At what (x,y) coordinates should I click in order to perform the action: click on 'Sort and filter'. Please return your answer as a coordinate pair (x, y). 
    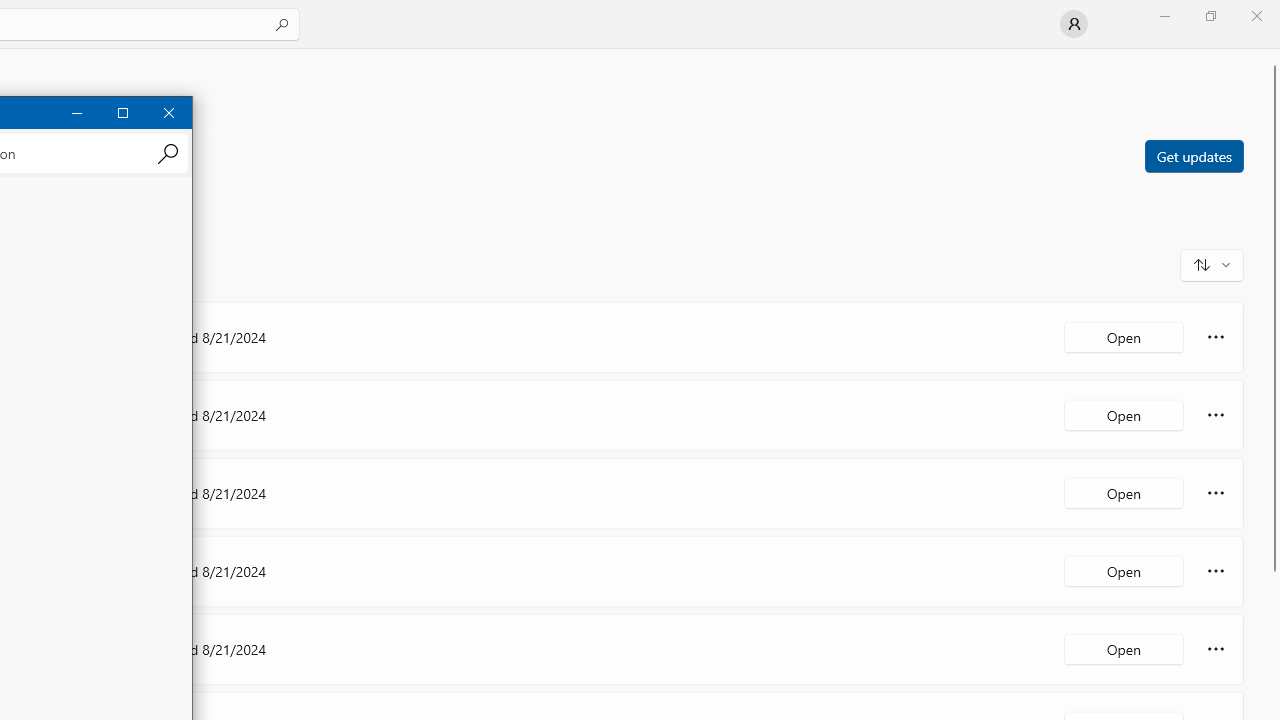
    Looking at the image, I should click on (1211, 263).